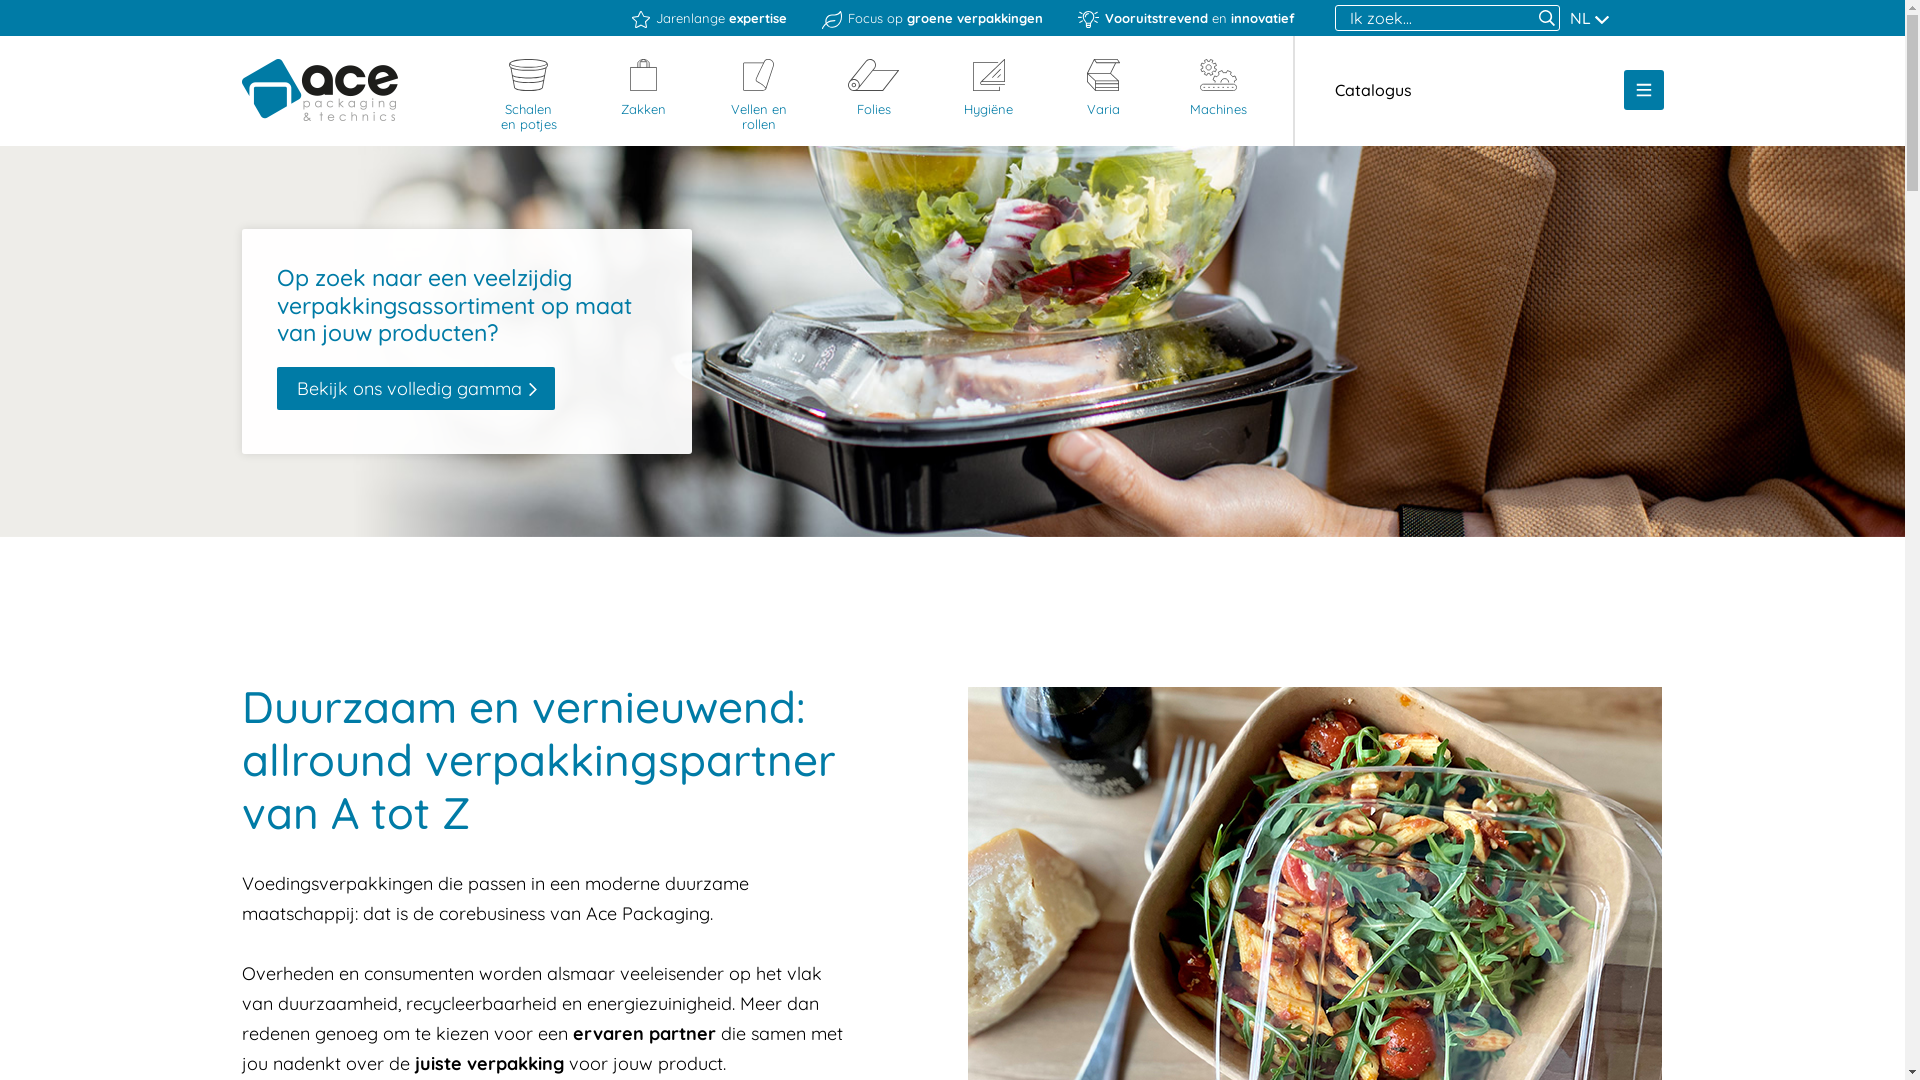 This screenshot has width=1920, height=1080. I want to click on 'Zakken', so click(643, 87).